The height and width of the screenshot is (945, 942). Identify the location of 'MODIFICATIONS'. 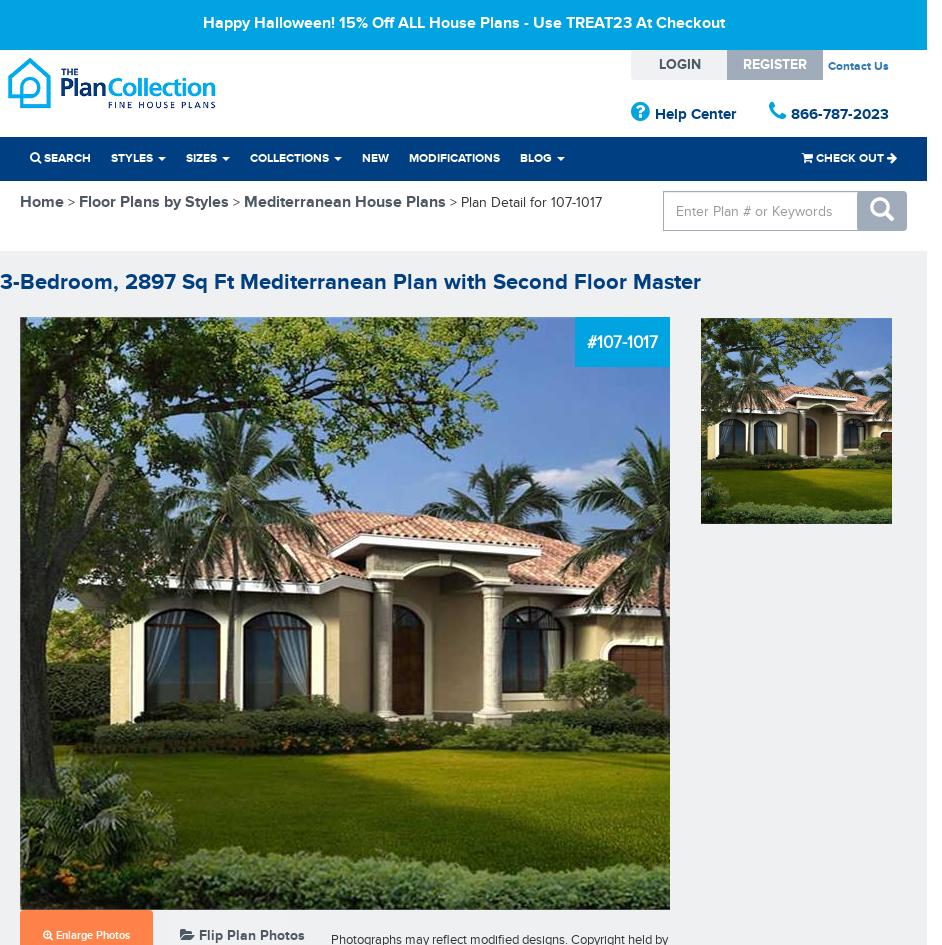
(409, 157).